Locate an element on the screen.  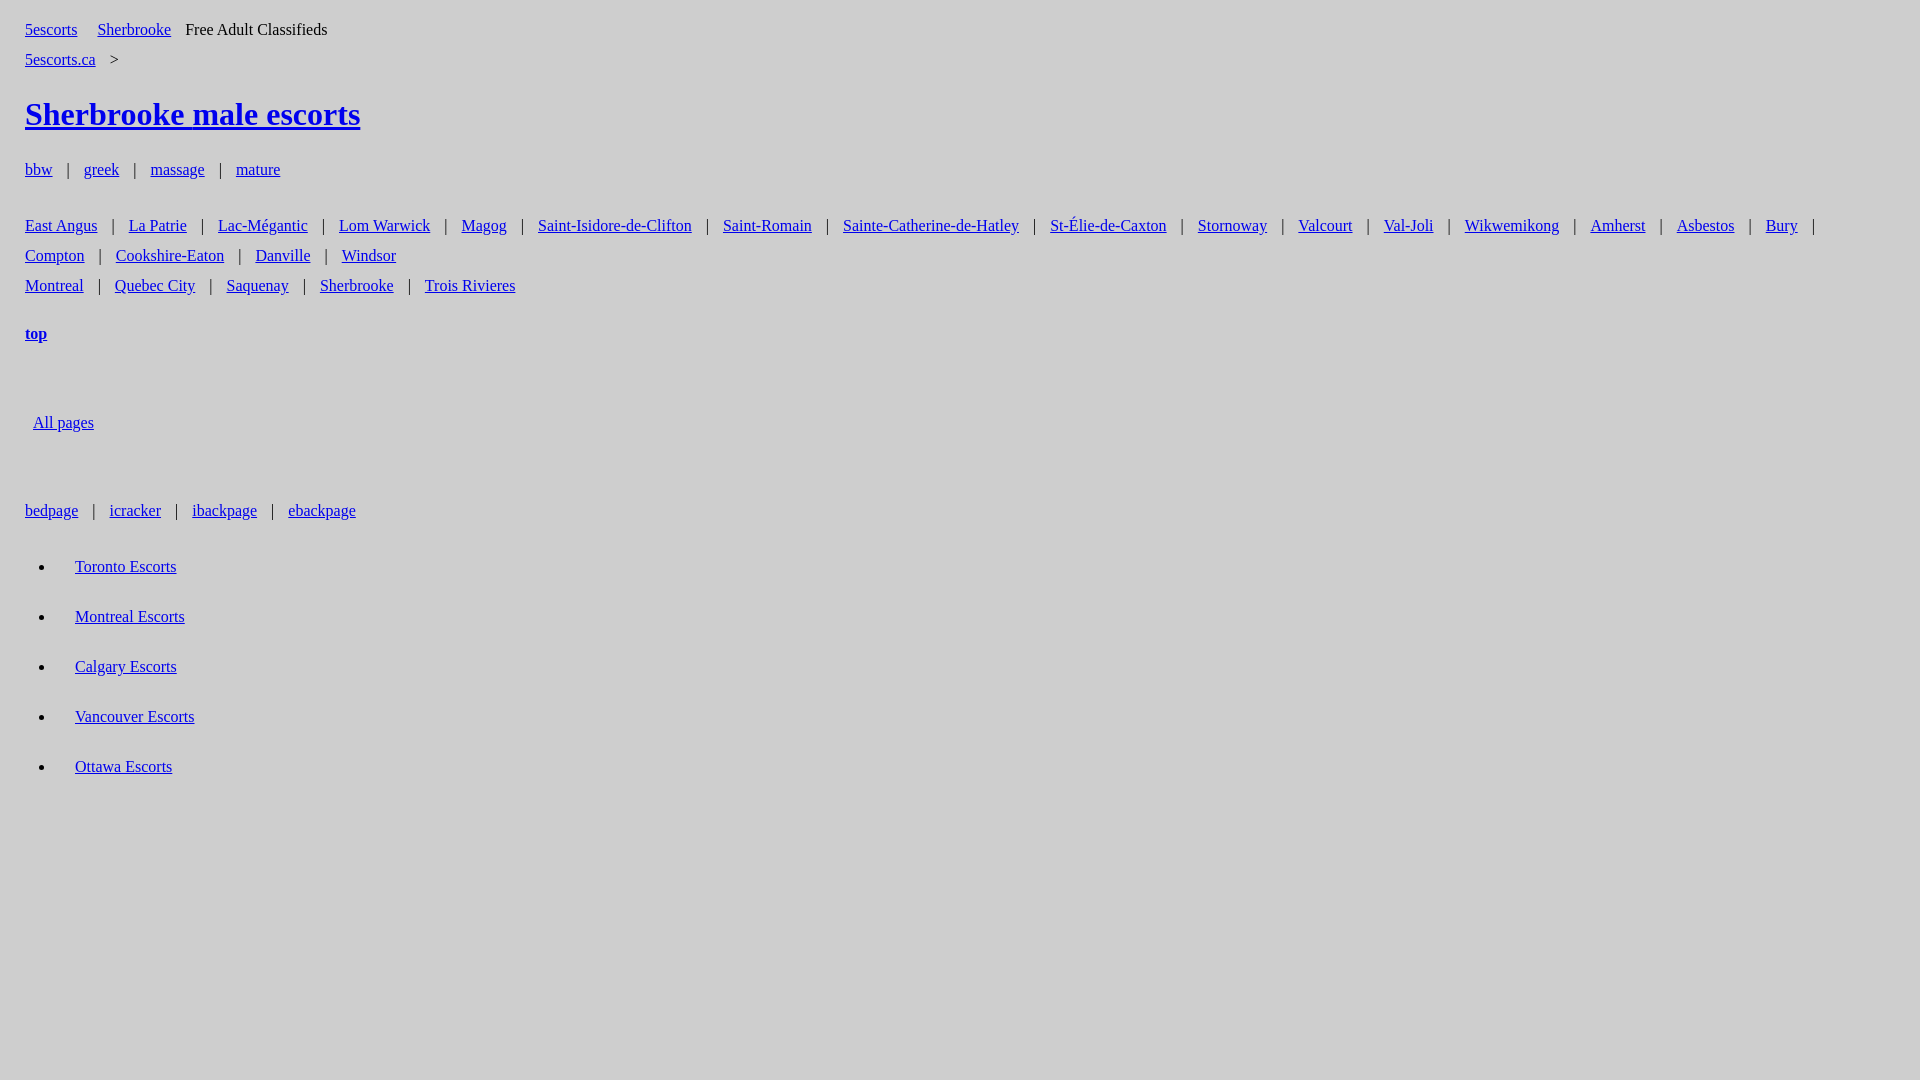
'greek' is located at coordinates (100, 168).